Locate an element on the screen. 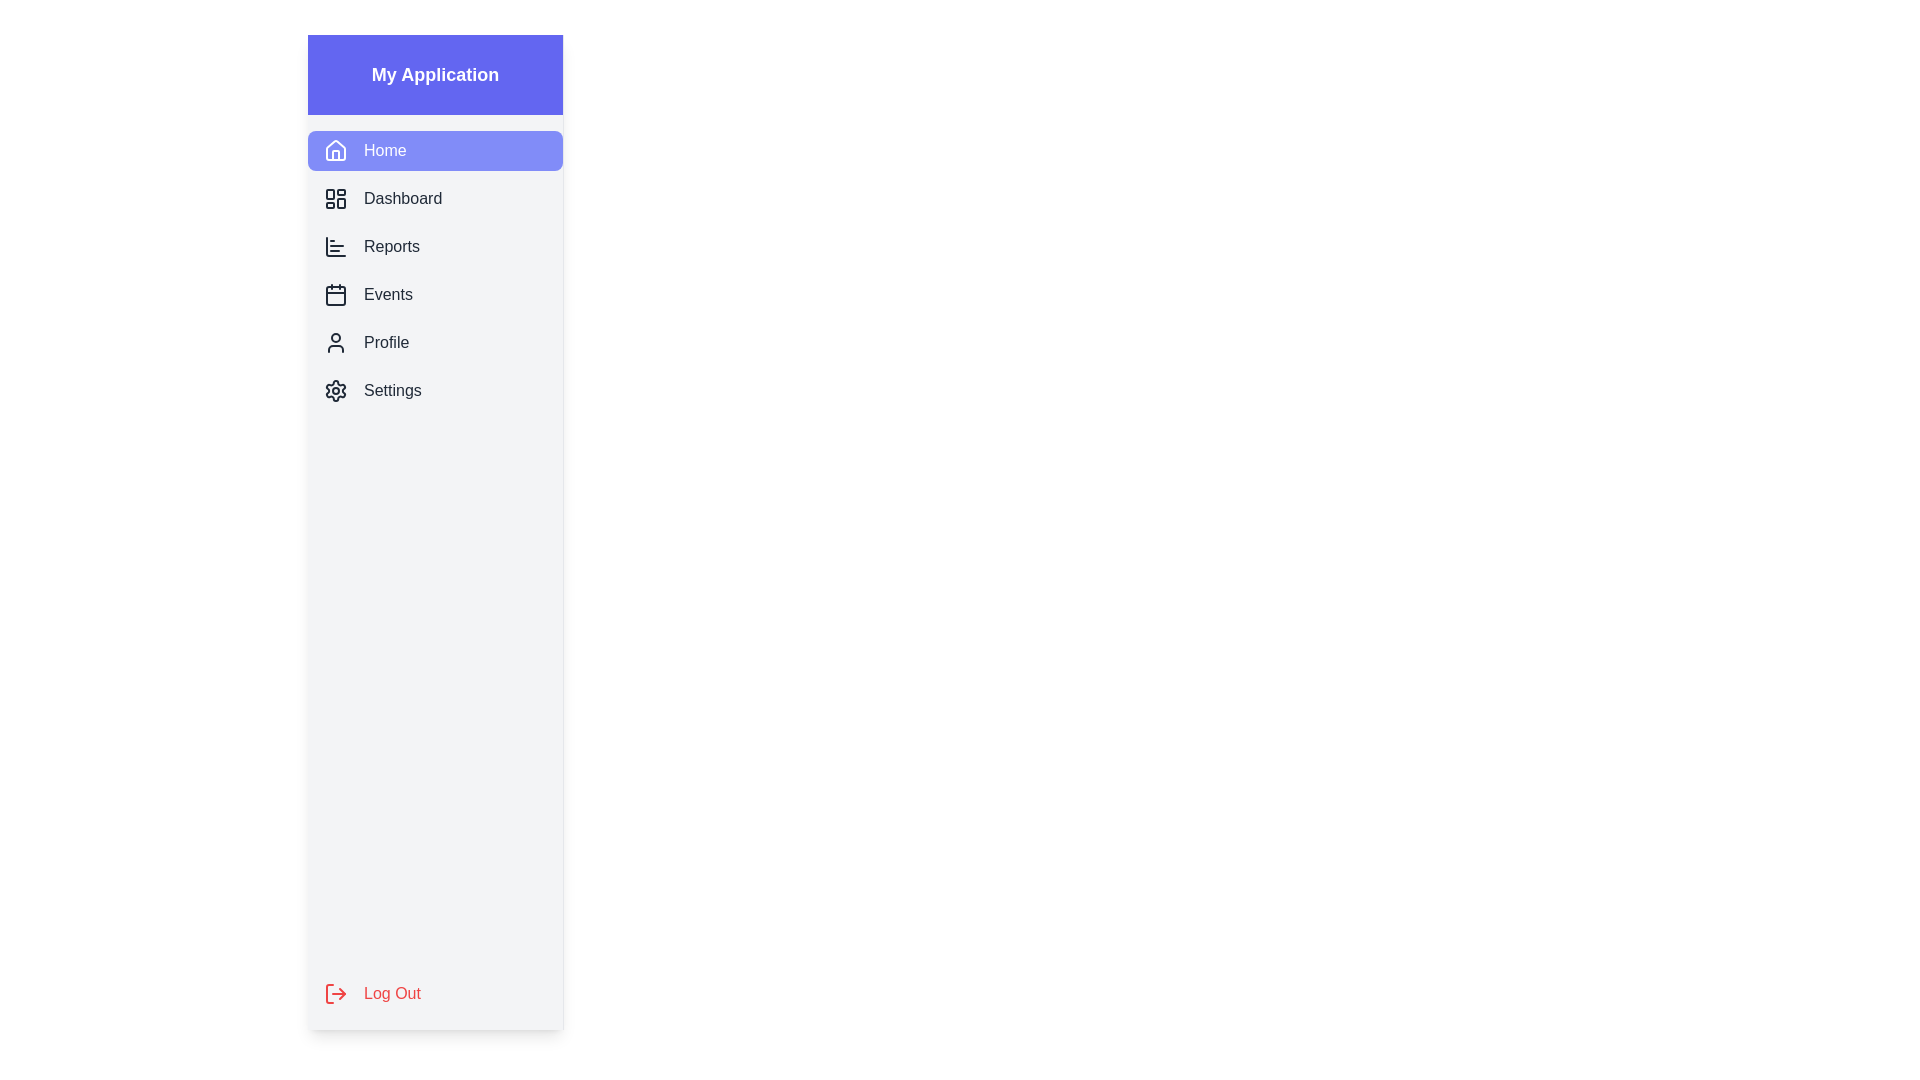 This screenshot has height=1080, width=1920. the 'Reports' icon located in the vertical navigation sidebar, which is the third entry in the icon group is located at coordinates (336, 245).